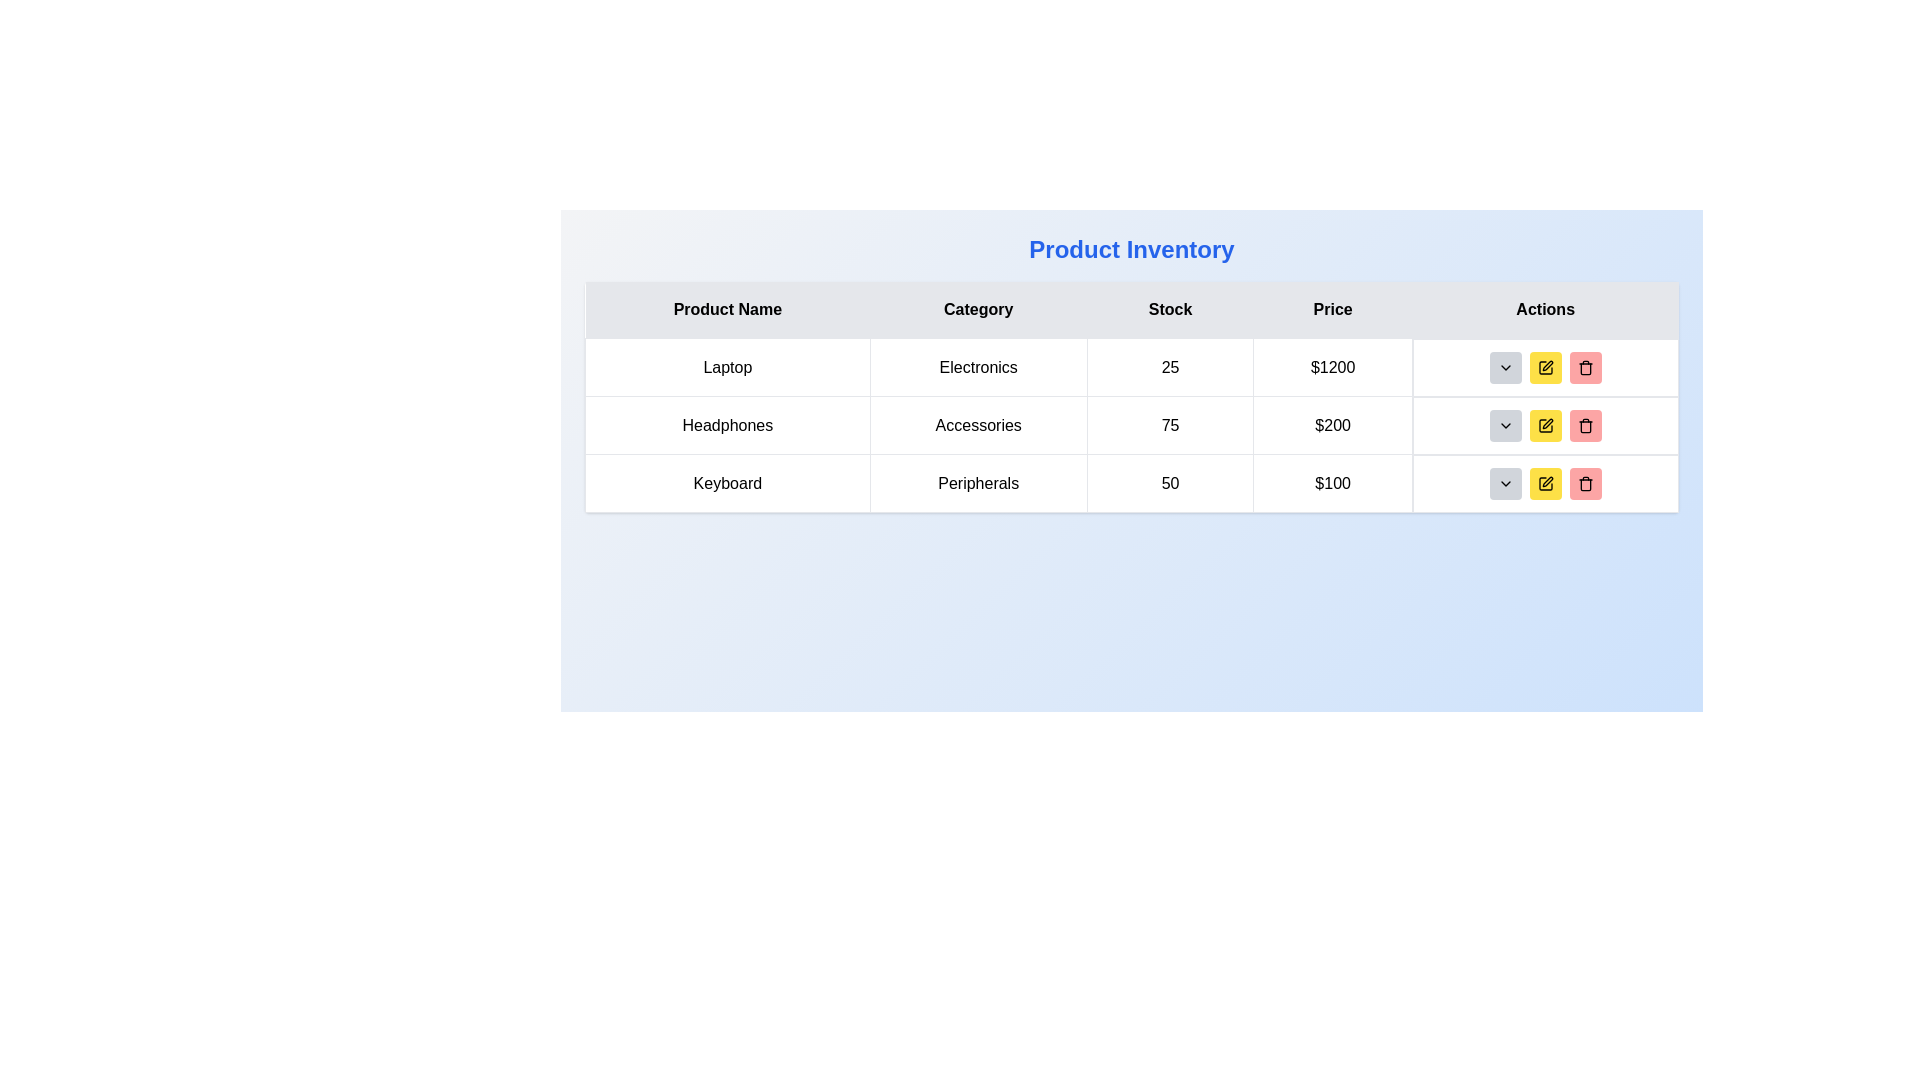 The width and height of the screenshot is (1920, 1080). I want to click on the edit button for the product 'Laptop' in the 'Actions' column of the product inventory table, so click(1544, 367).